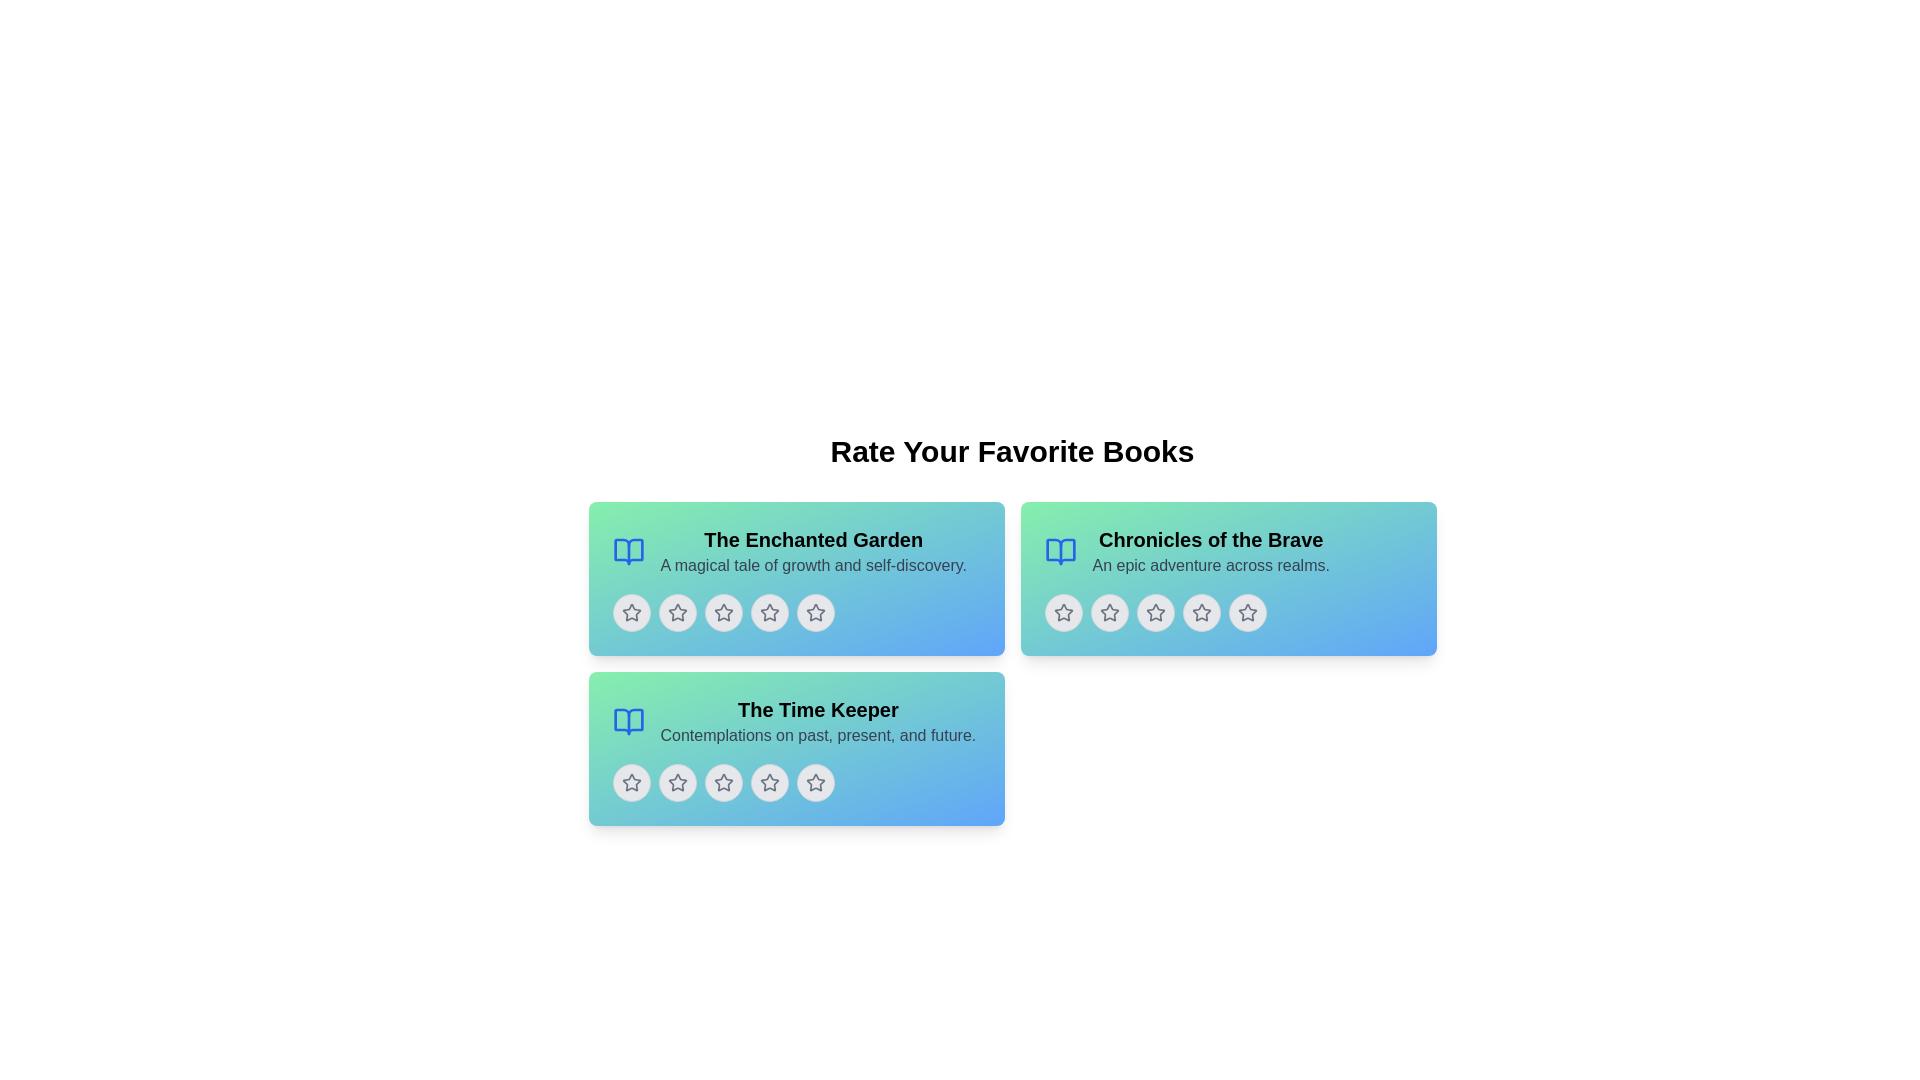 The height and width of the screenshot is (1080, 1920). Describe the element at coordinates (815, 611) in the screenshot. I see `the second star-shaped rating icon in the row below the book titled 'The Enchanted Garden'` at that location.